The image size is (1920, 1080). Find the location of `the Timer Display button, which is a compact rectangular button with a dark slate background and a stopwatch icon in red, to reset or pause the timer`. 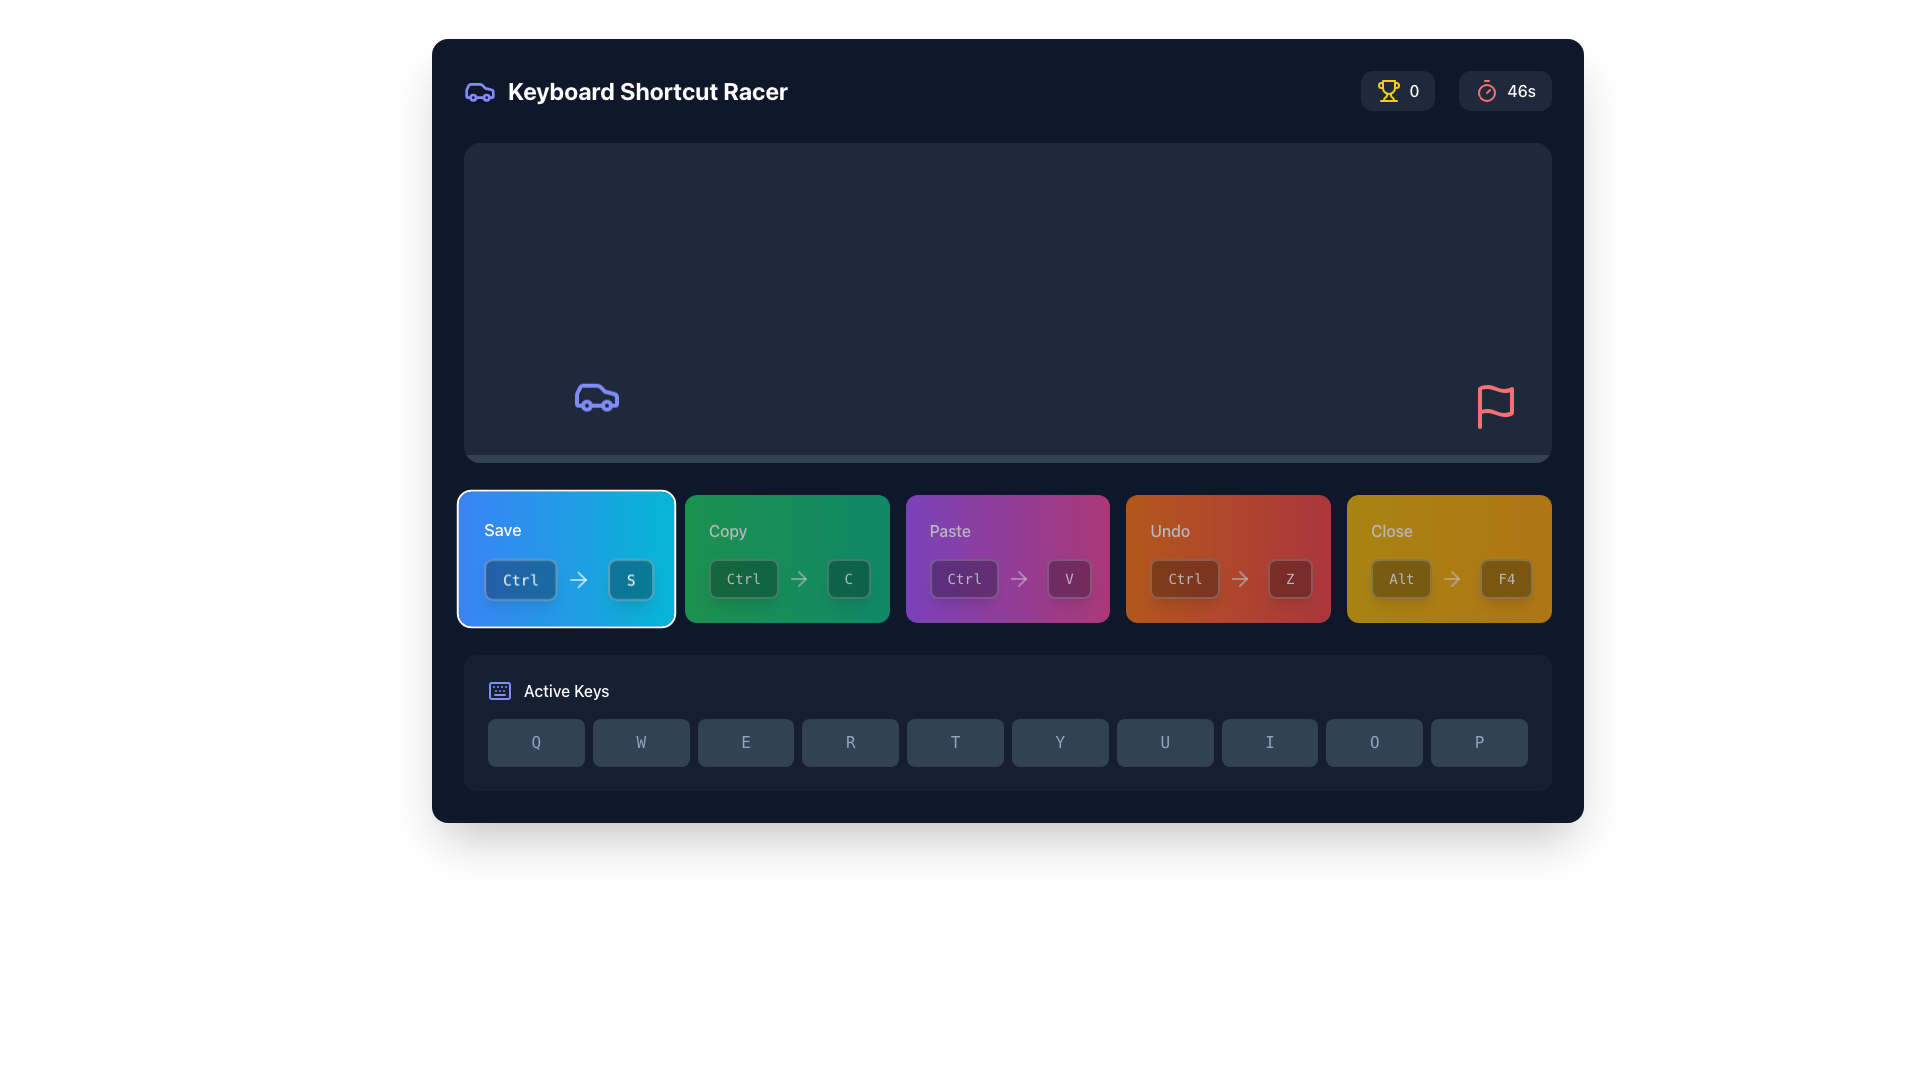

the Timer Display button, which is a compact rectangular button with a dark slate background and a stopwatch icon in red, to reset or pause the timer is located at coordinates (1505, 91).